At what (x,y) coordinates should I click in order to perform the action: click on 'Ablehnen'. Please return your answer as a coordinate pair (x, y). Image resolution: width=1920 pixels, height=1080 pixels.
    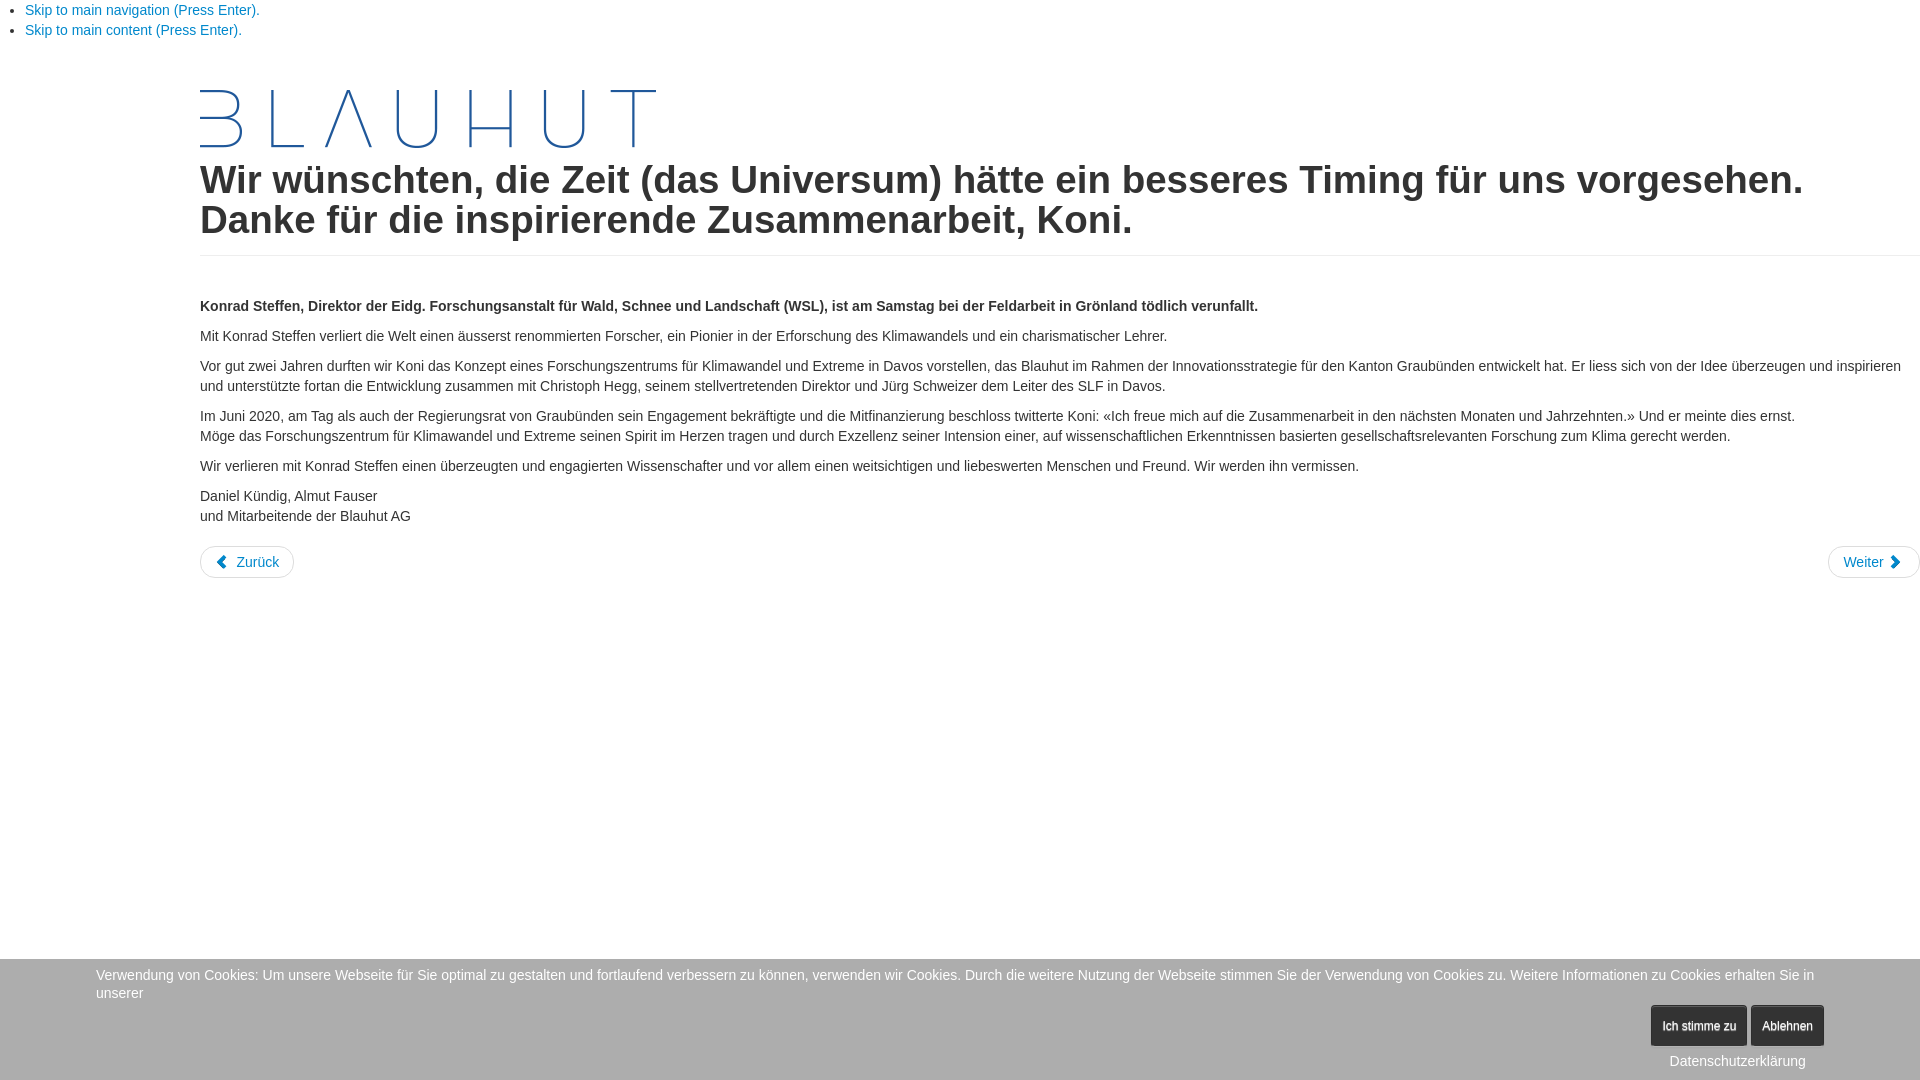
    Looking at the image, I should click on (1750, 1026).